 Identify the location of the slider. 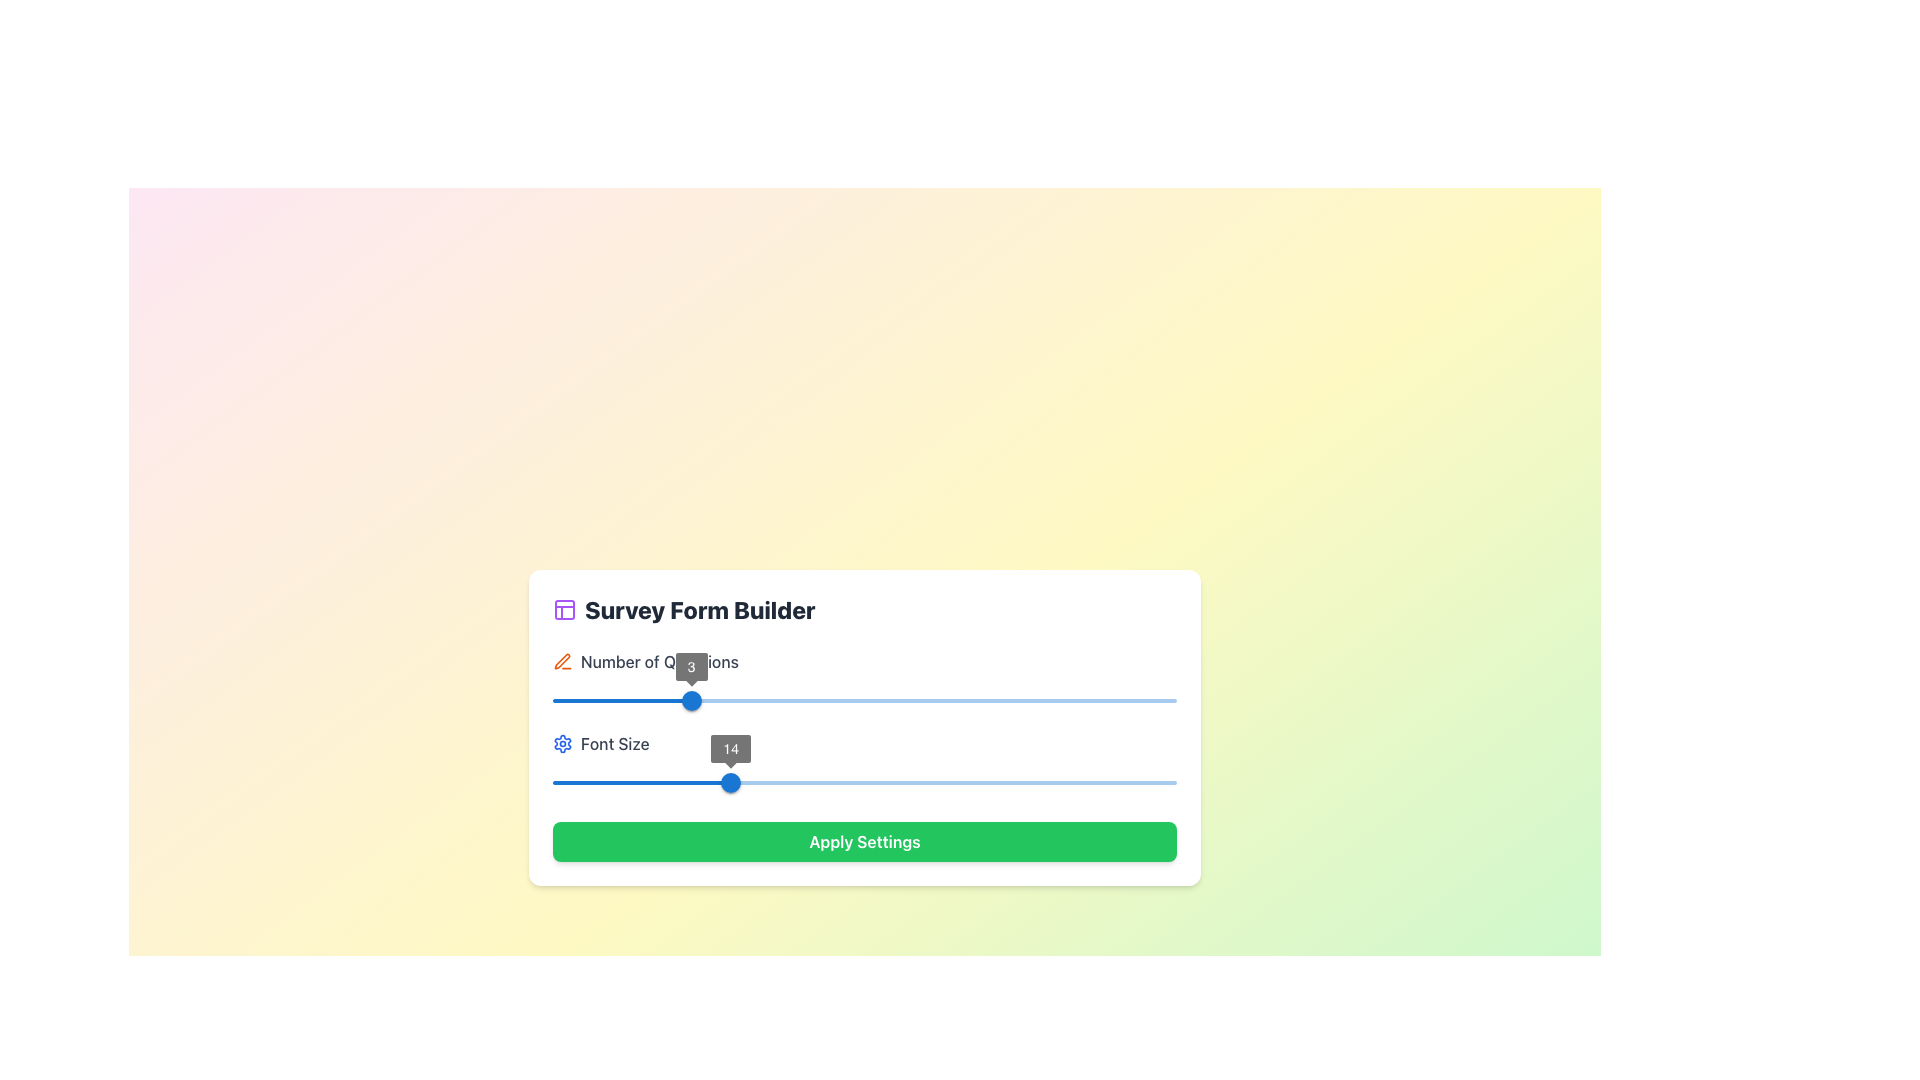
(1051, 700).